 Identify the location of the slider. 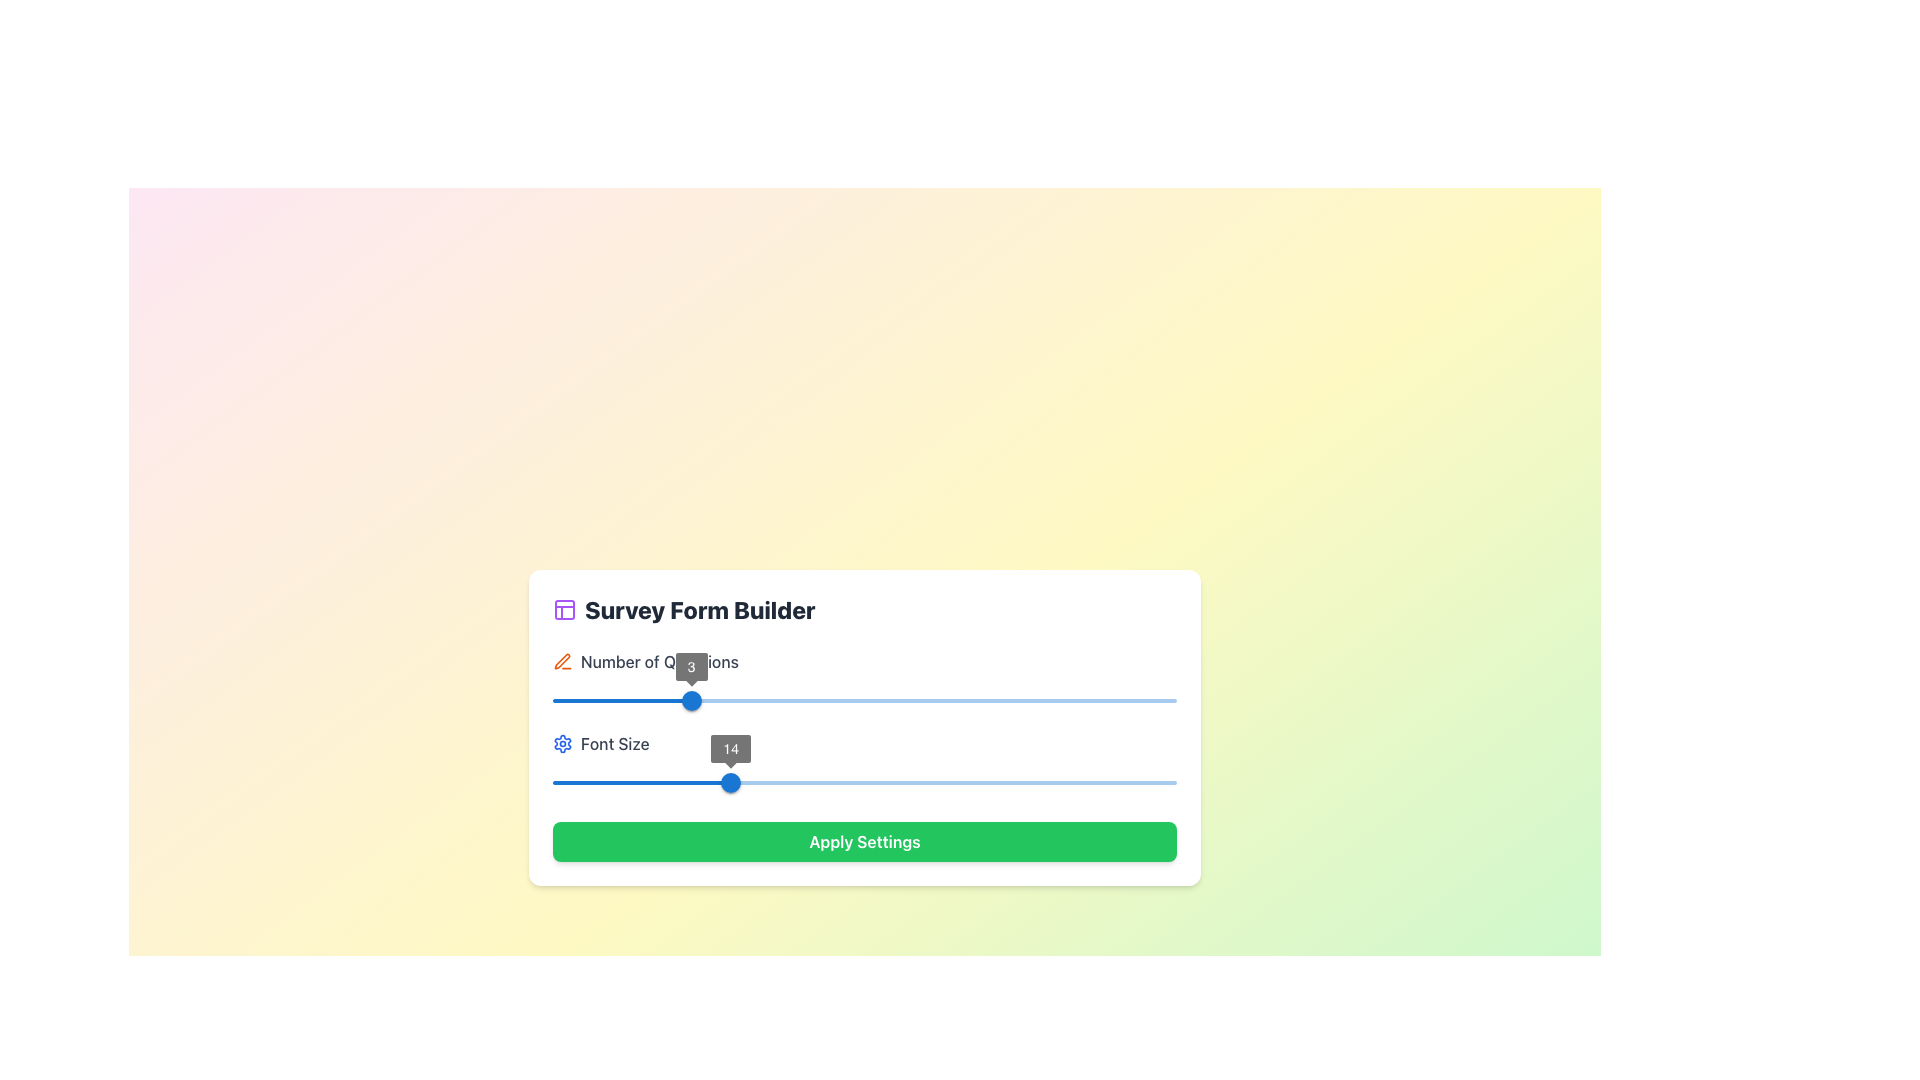
(1051, 700).